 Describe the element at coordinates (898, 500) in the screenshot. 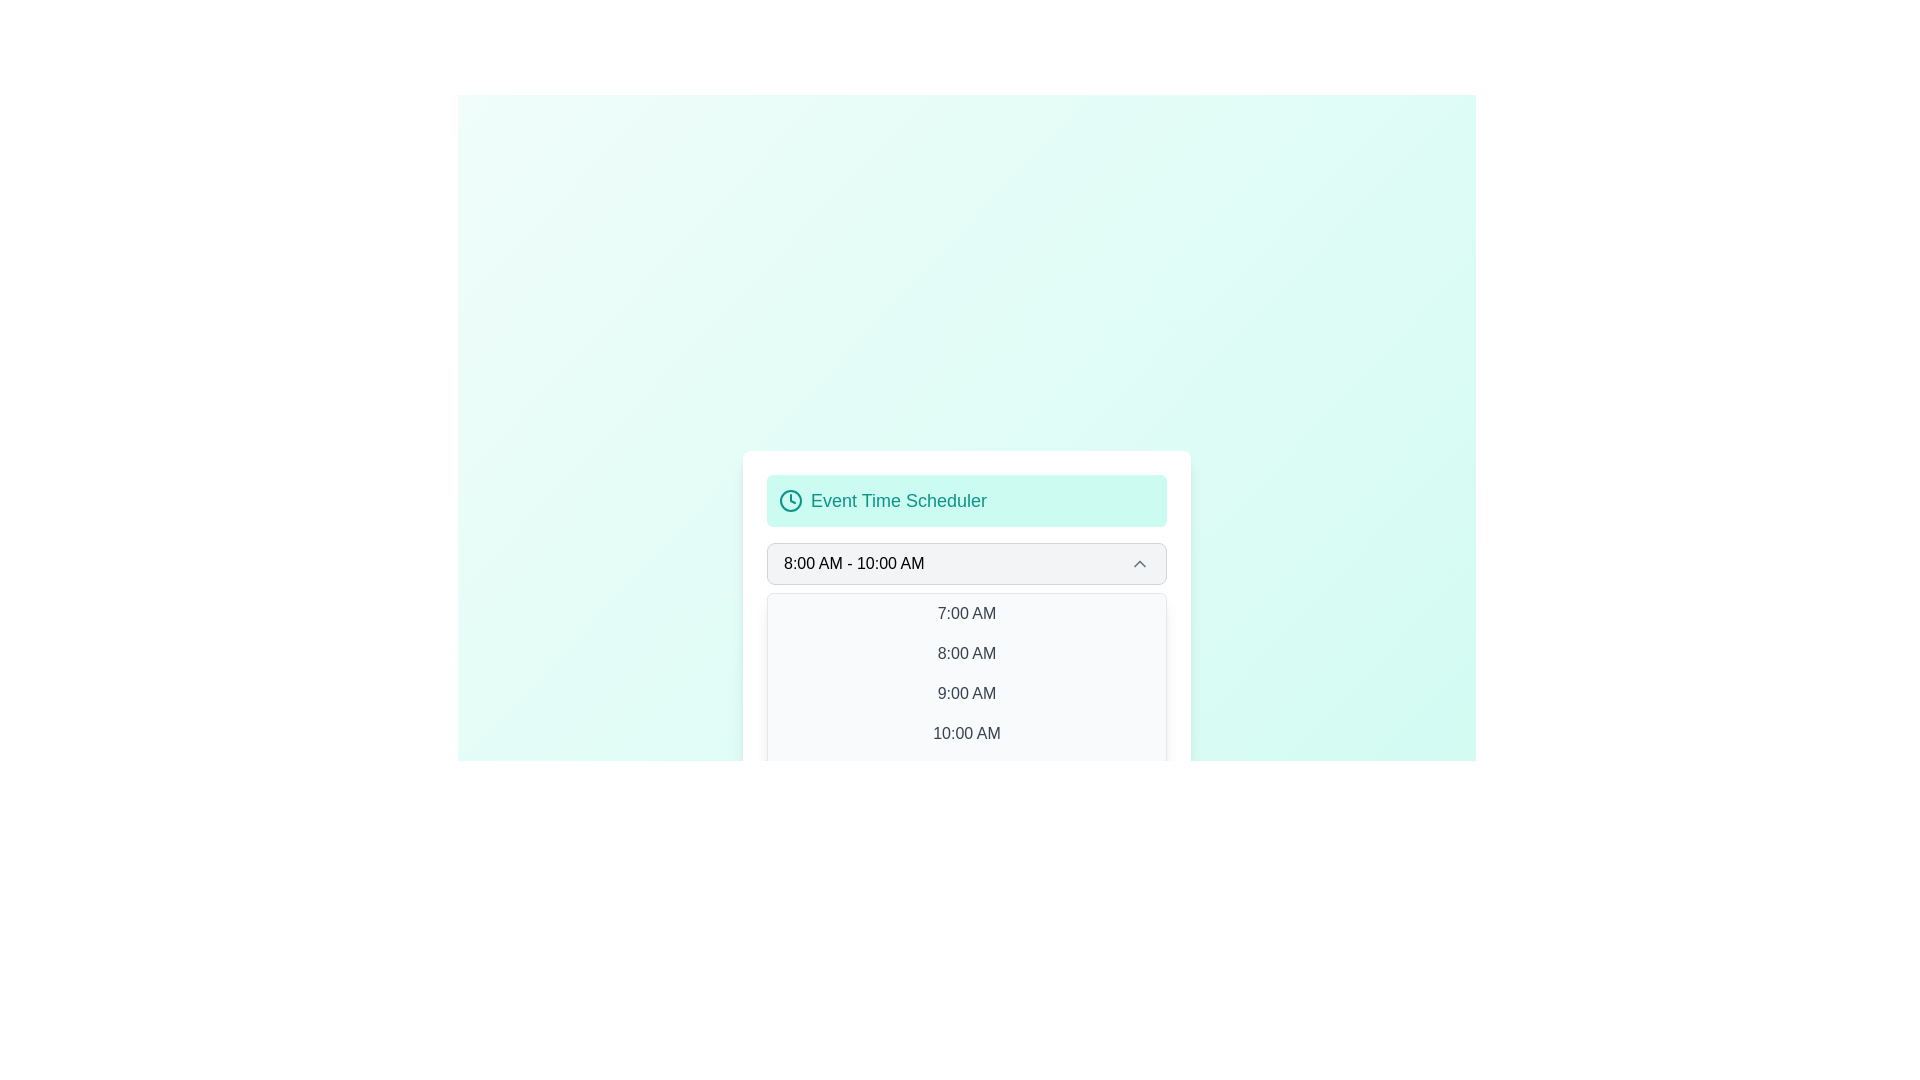

I see `the Text Label displaying 'Event Time Scheduler', which is styled in a medium-sized bold teal font on a light teal background` at that location.